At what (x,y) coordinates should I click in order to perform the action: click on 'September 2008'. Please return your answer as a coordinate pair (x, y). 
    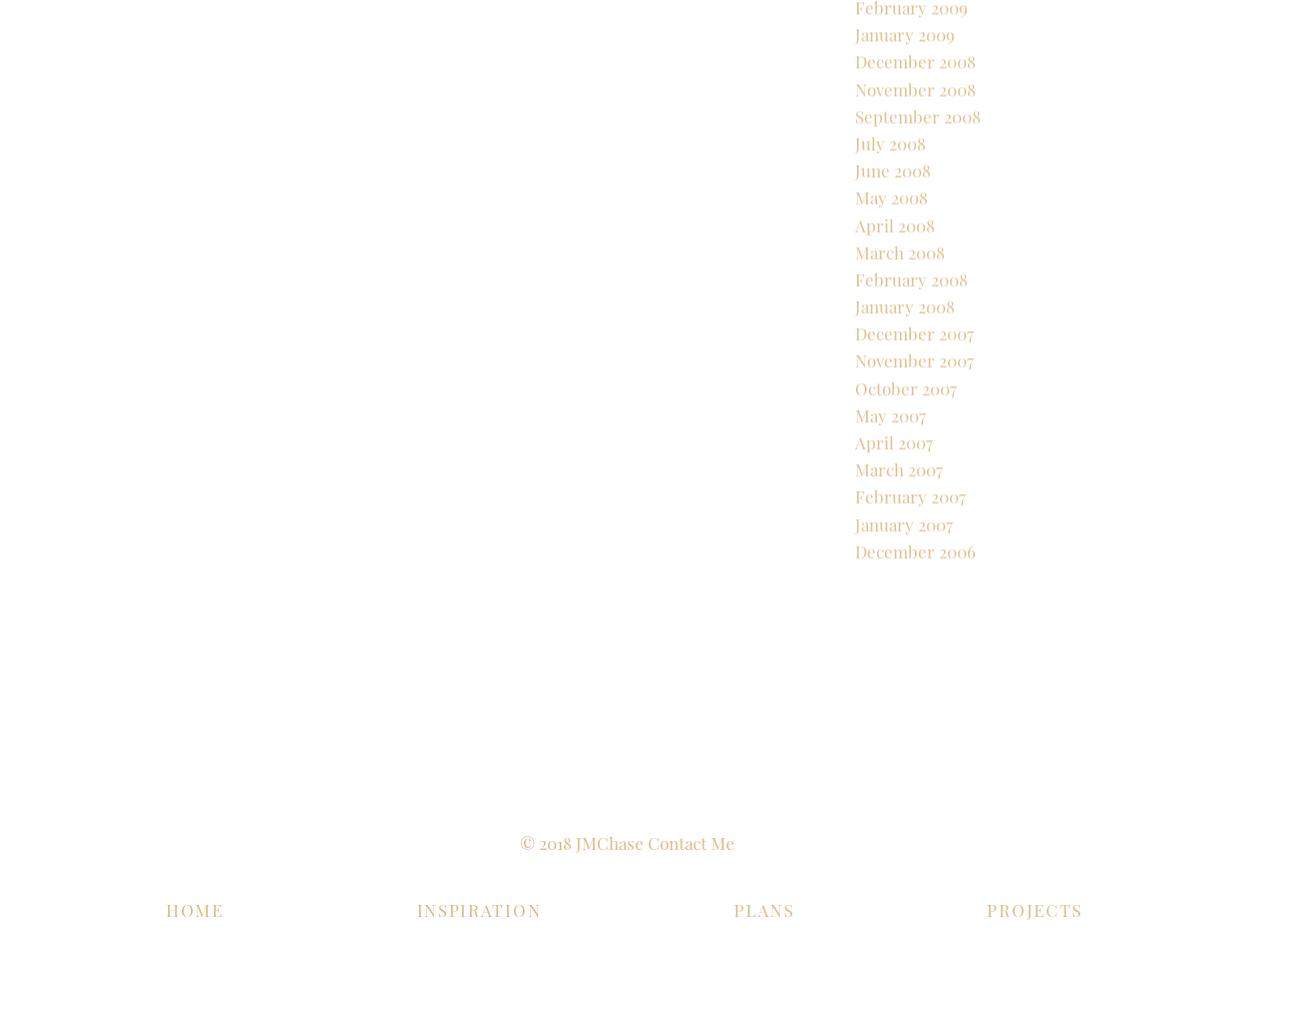
    Looking at the image, I should click on (917, 182).